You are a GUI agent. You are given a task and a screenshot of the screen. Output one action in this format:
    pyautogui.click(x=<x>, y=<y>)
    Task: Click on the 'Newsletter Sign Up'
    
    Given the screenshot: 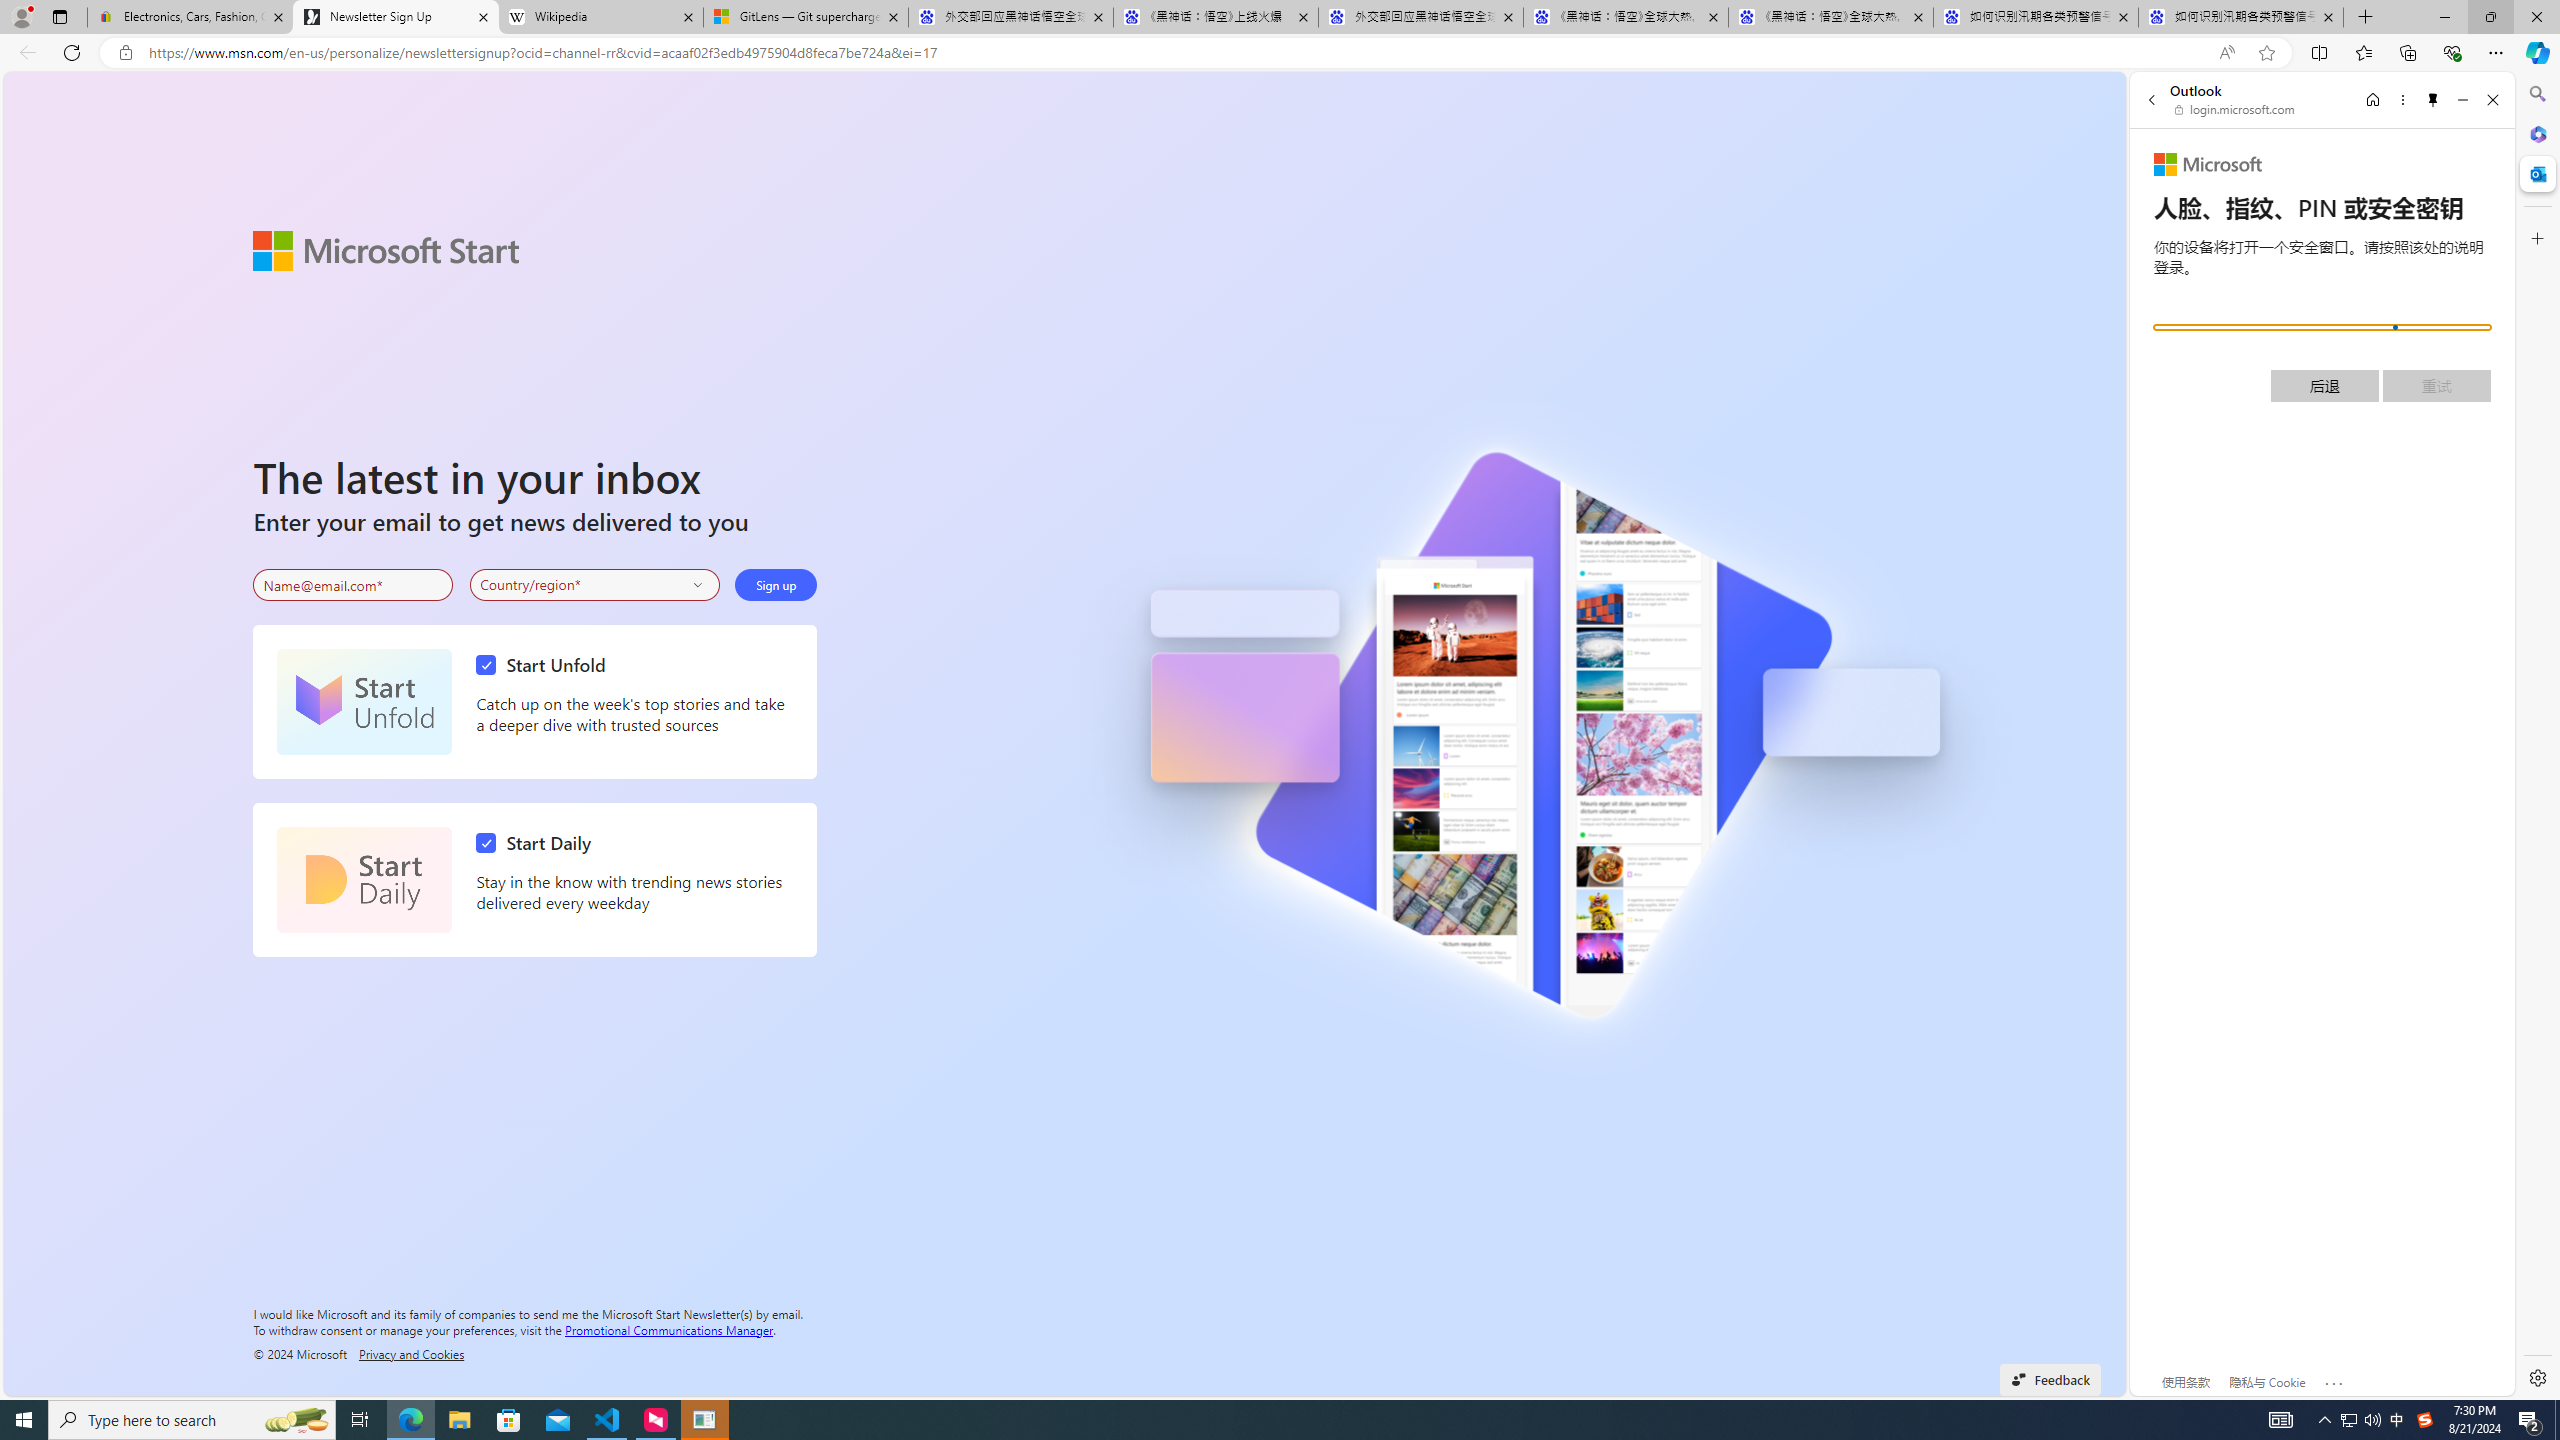 What is the action you would take?
    pyautogui.click(x=395, y=16)
    